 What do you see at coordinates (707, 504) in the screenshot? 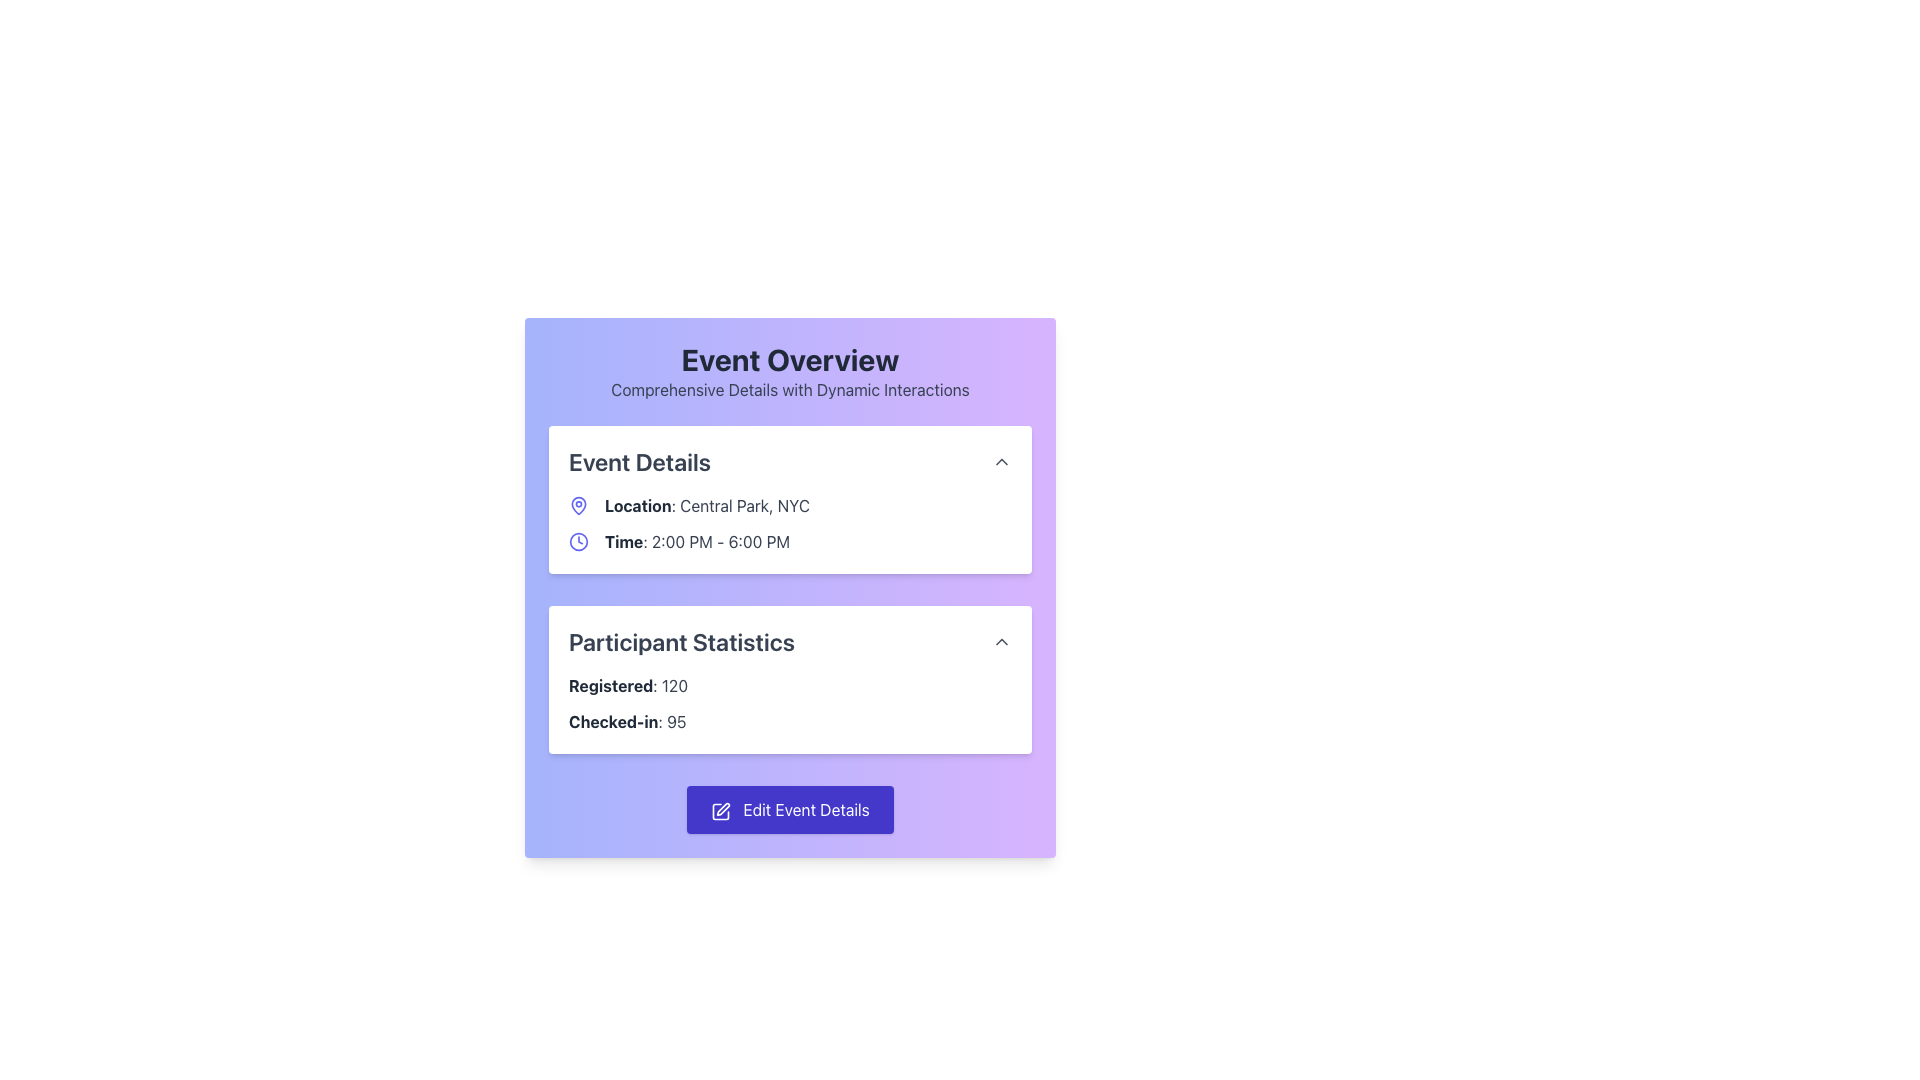
I see `text element displaying 'Location: Central Park, NYC' located in the 'Event Details' section, just beneath the title 'Event Details'` at bounding box center [707, 504].